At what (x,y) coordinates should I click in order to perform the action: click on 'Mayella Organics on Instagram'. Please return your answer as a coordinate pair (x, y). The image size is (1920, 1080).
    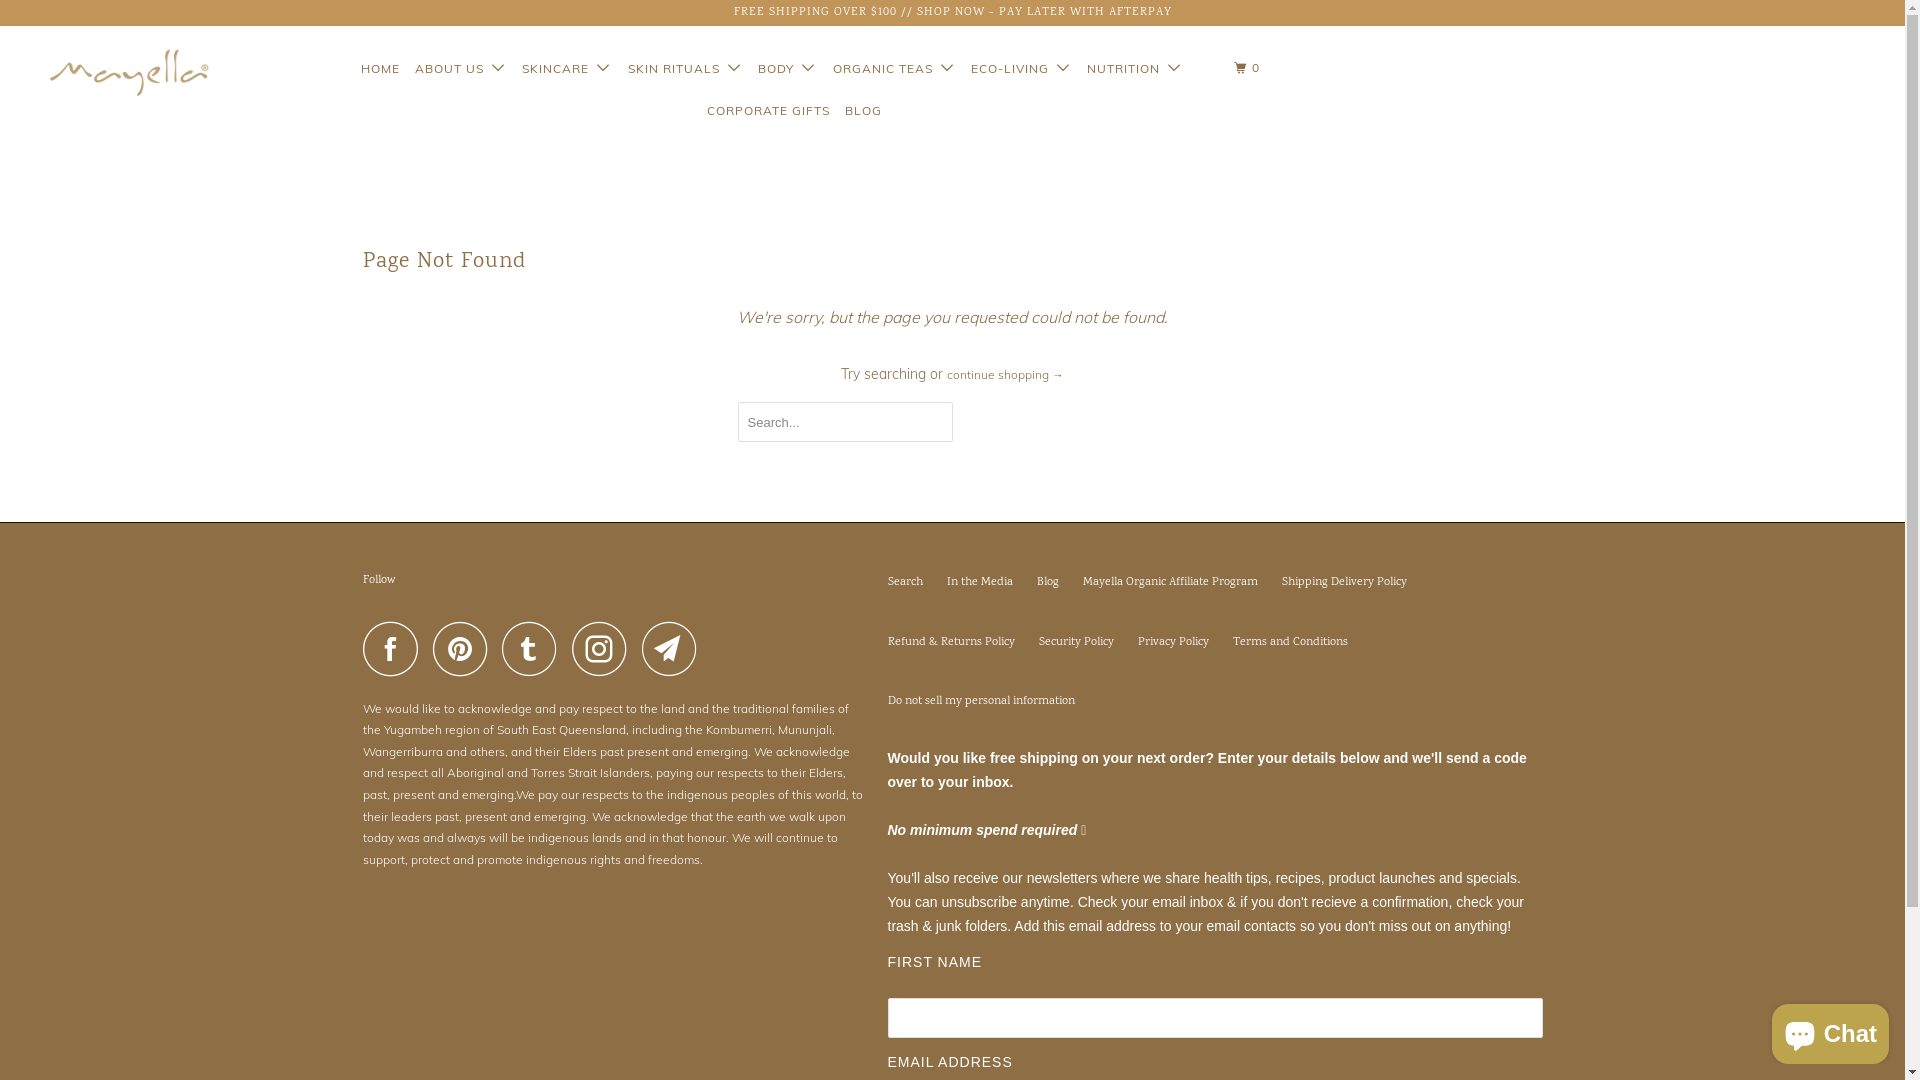
    Looking at the image, I should click on (603, 648).